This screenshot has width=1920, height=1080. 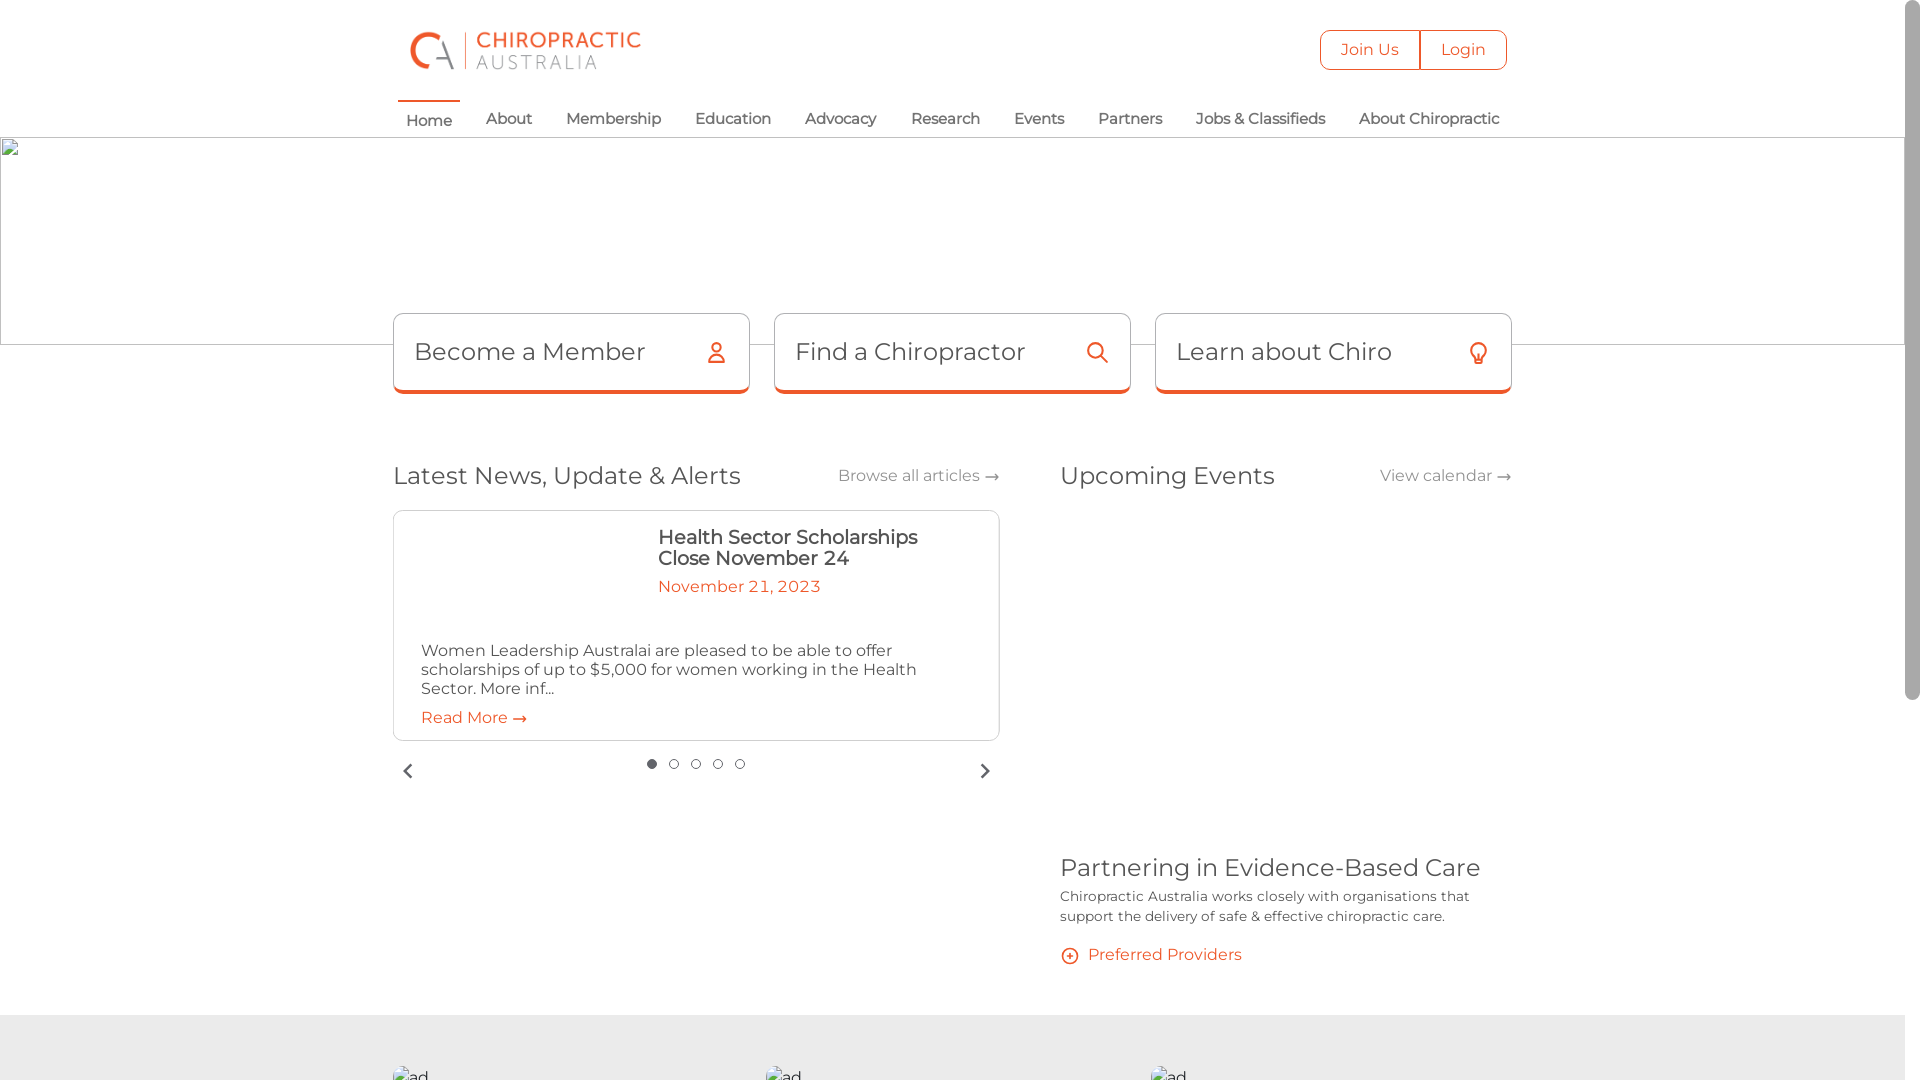 I want to click on 'slide item 5', so click(x=738, y=763).